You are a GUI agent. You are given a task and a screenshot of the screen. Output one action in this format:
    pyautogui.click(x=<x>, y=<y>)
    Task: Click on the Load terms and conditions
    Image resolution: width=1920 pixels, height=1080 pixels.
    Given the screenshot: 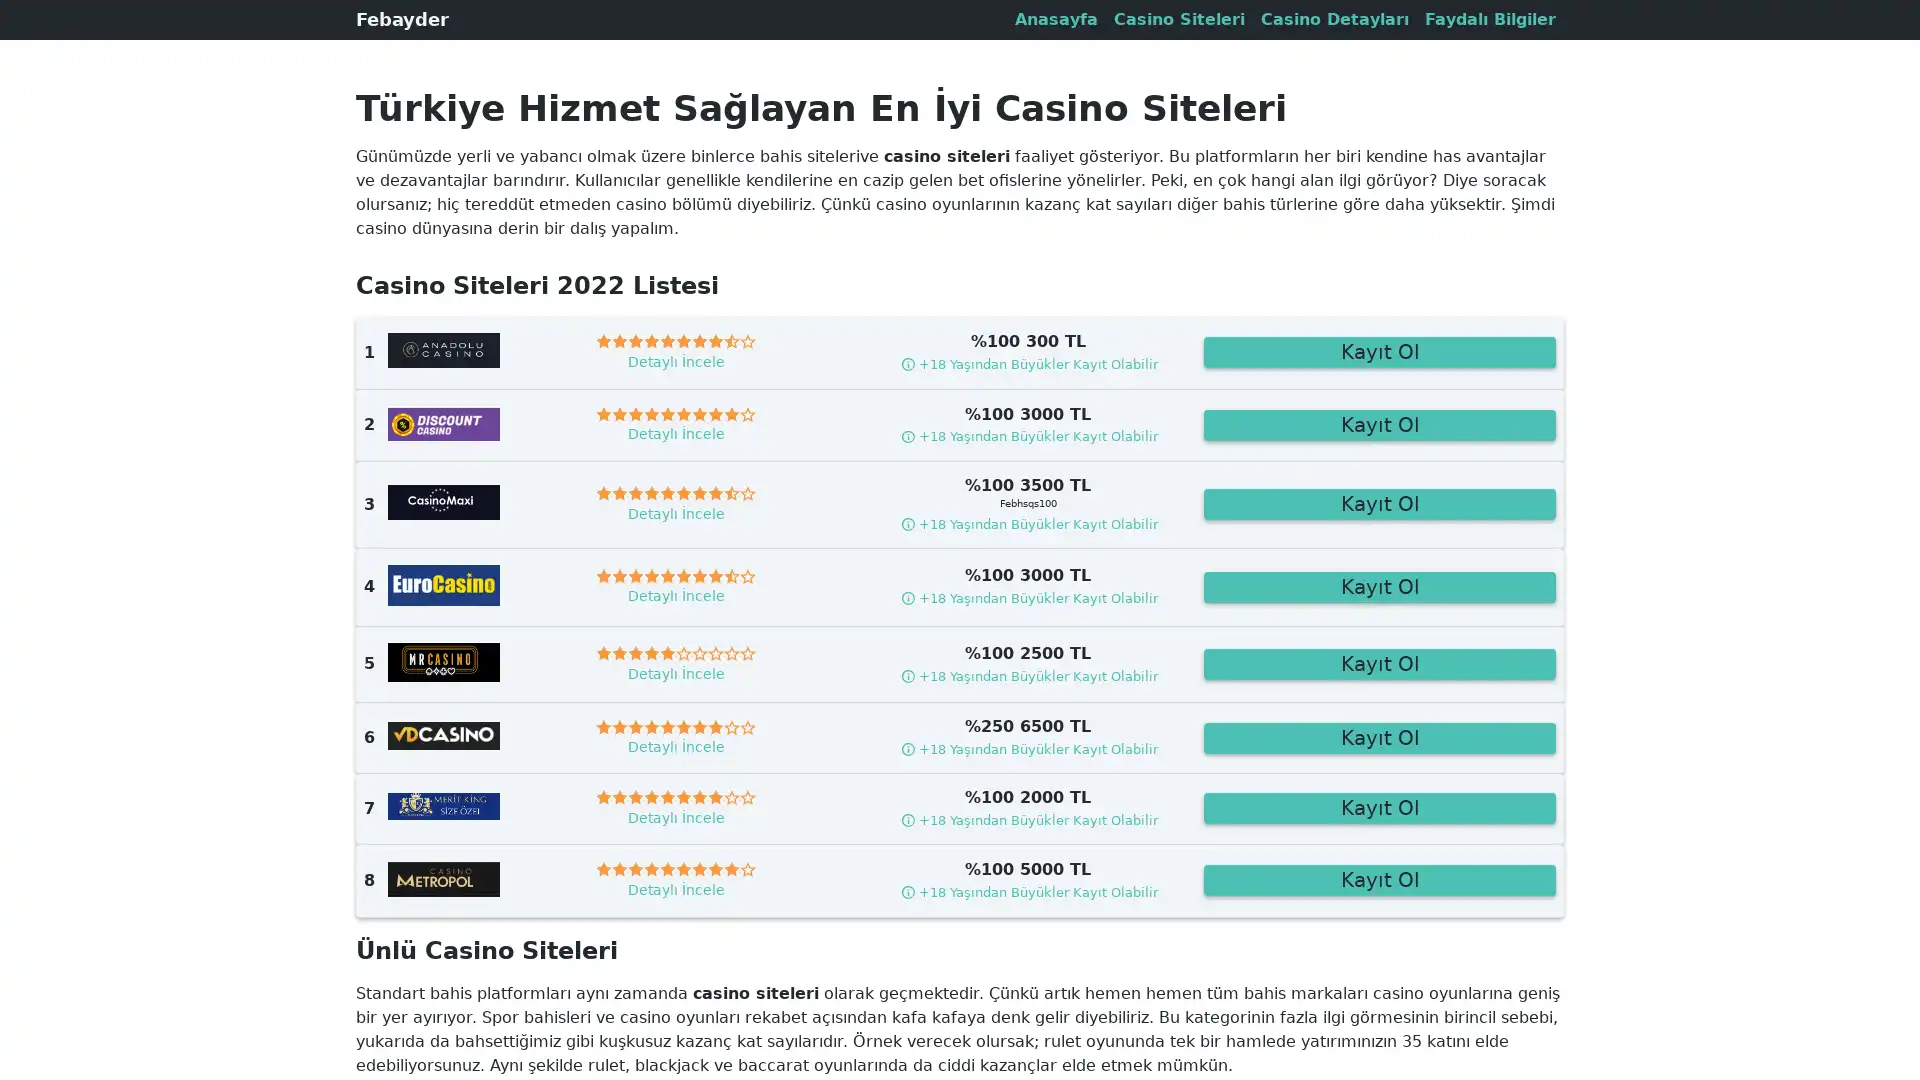 What is the action you would take?
    pyautogui.click(x=1027, y=675)
    